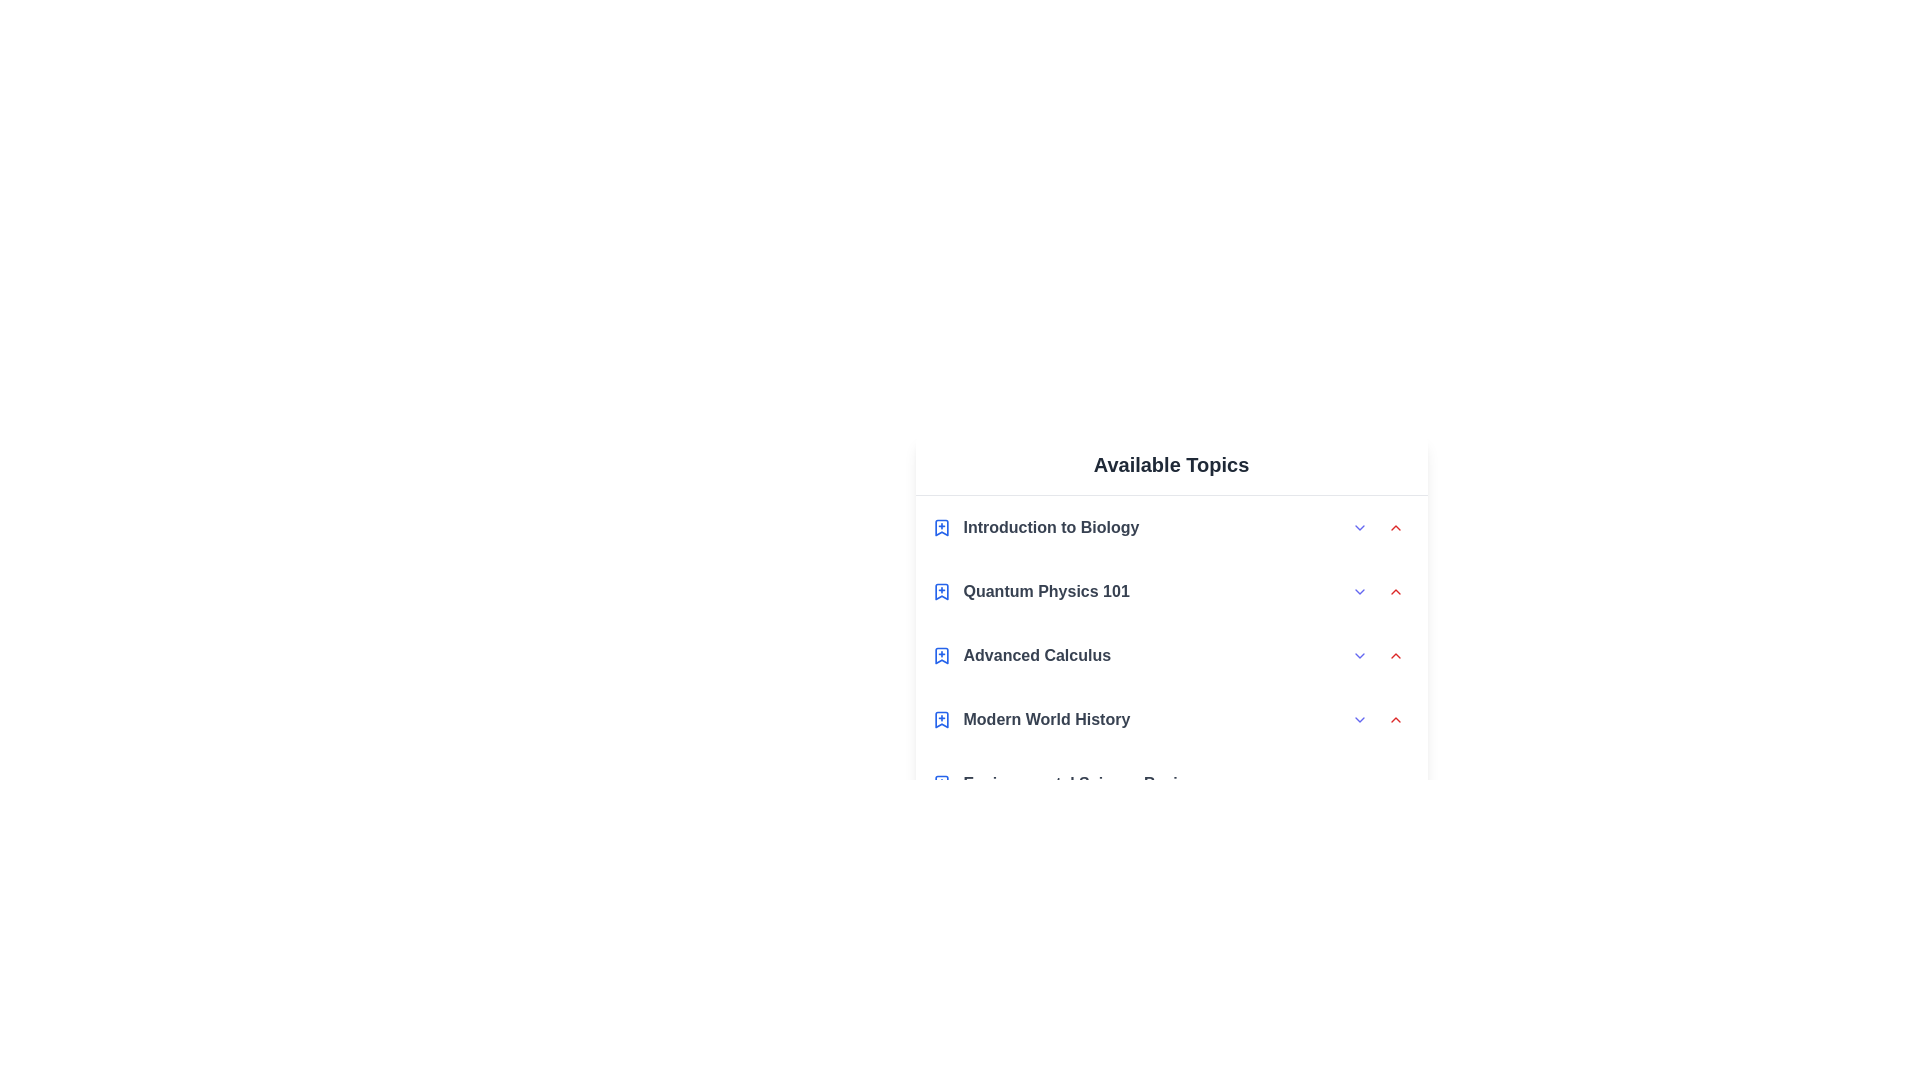 This screenshot has width=1920, height=1080. I want to click on the topic Advanced Calculus to highlight it, so click(1171, 655).